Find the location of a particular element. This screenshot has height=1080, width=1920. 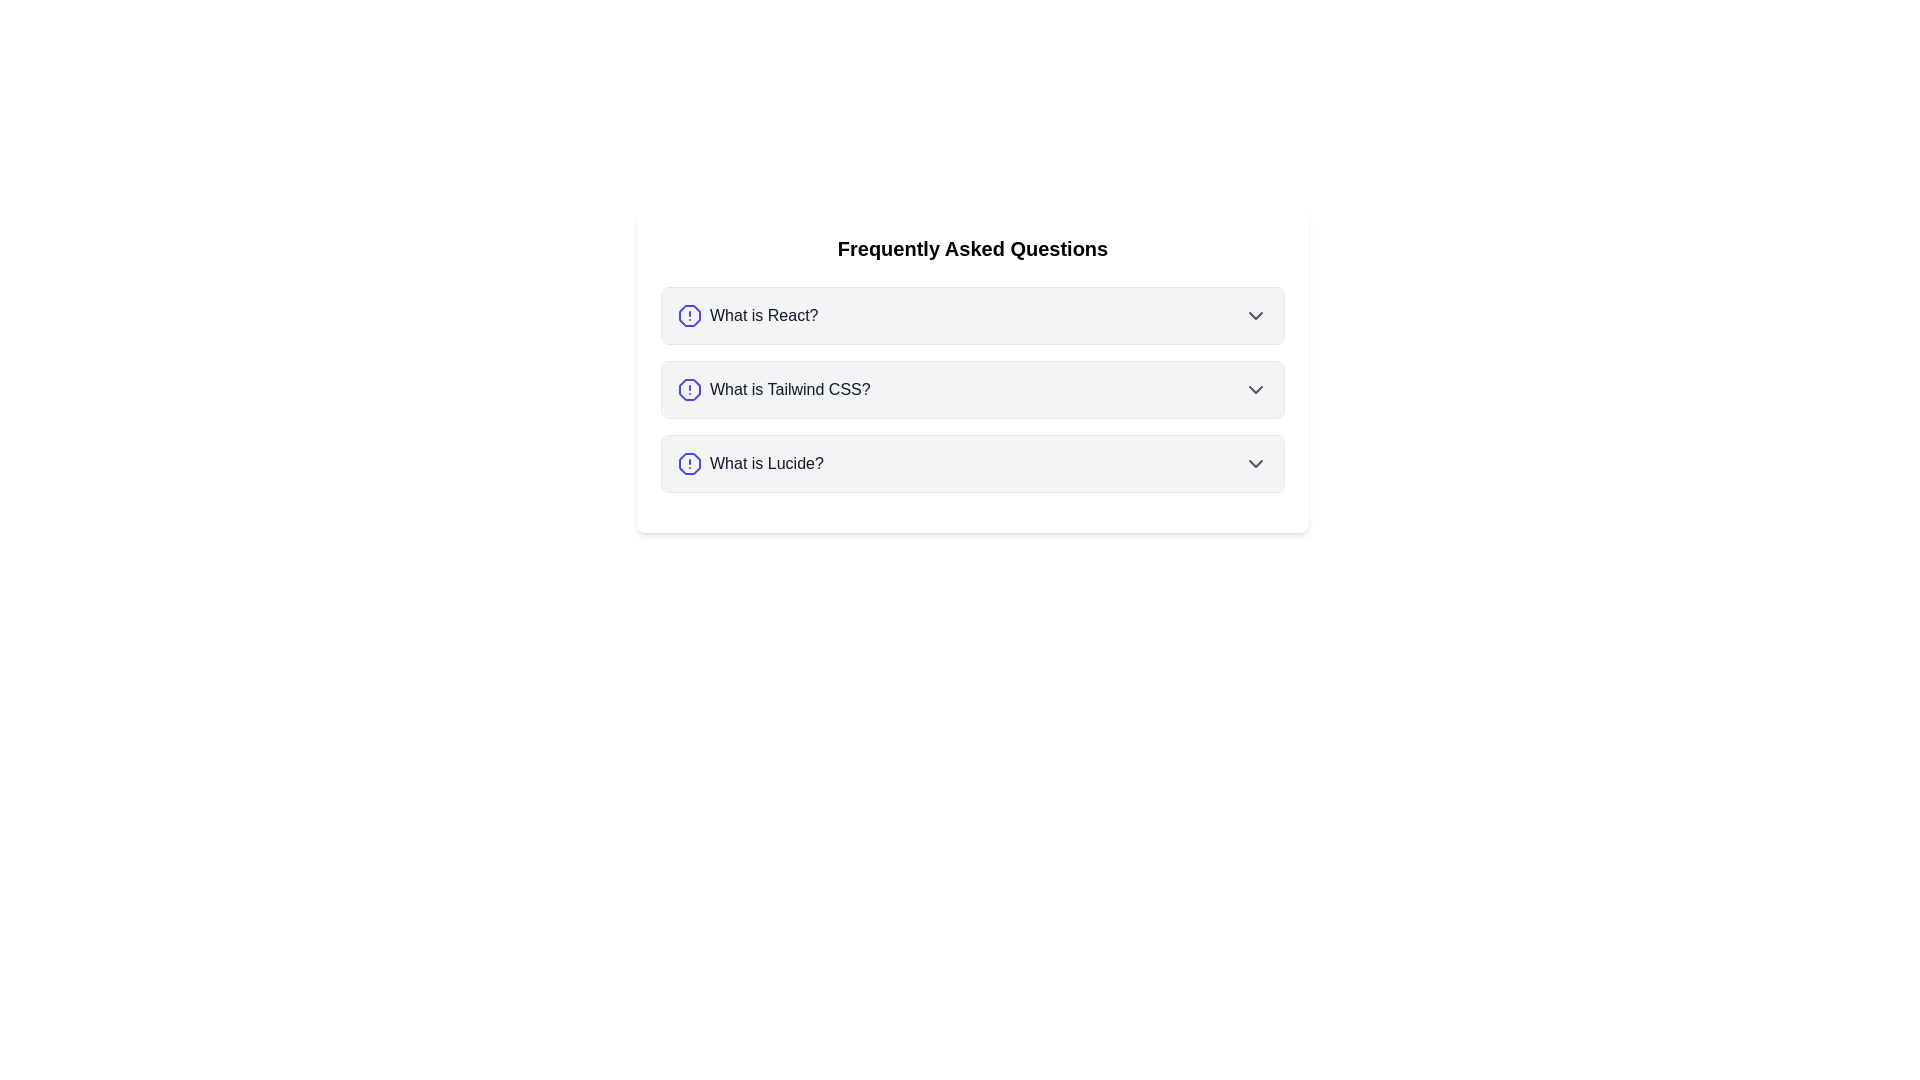

the SVG-based graphical icon located to the left of the FAQ question 'What is Lucide?' in the third row of the list is located at coordinates (690, 463).